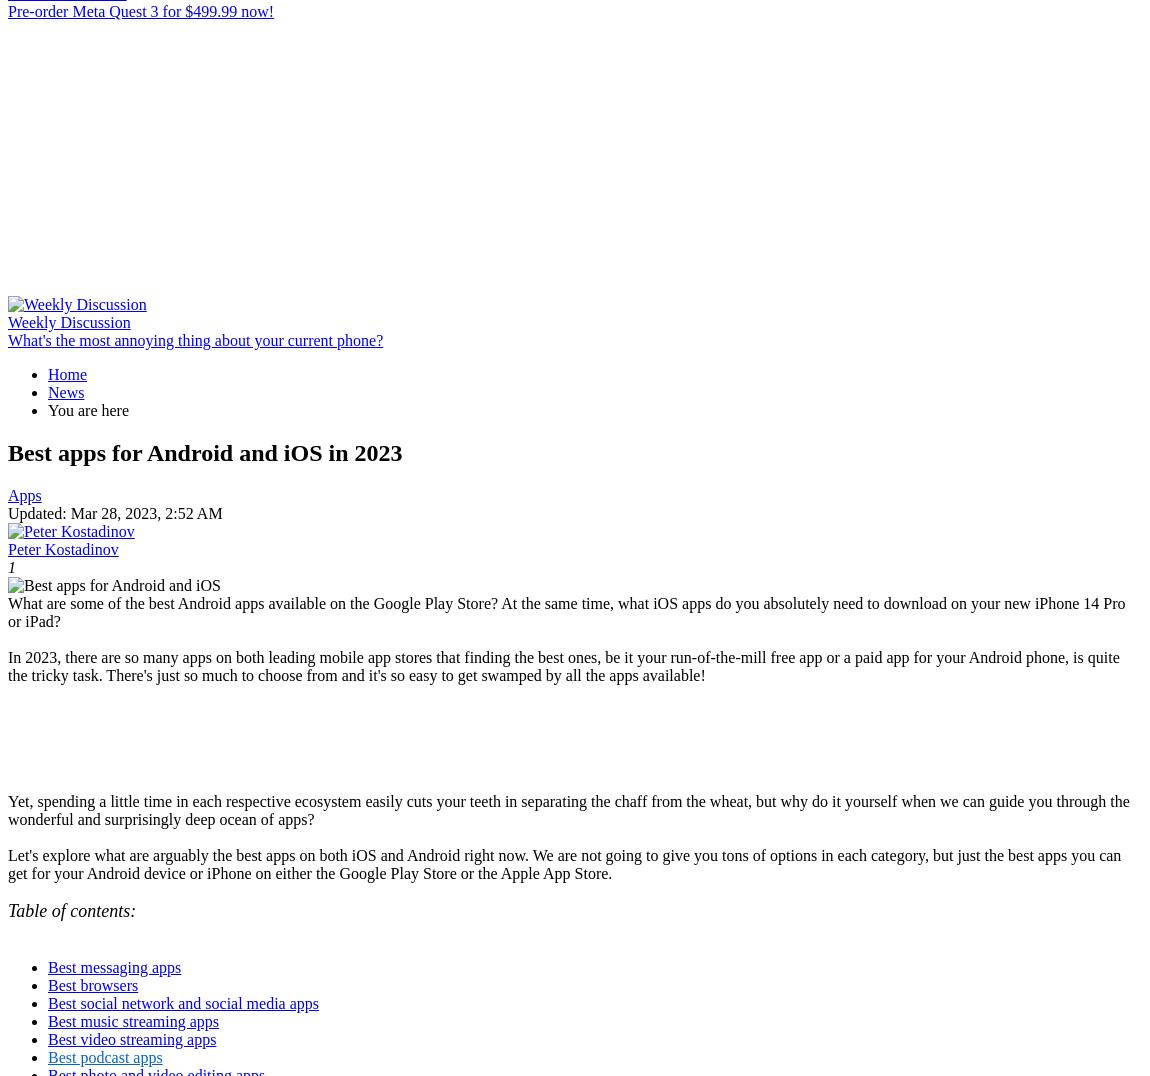  What do you see at coordinates (46, 1001) in the screenshot?
I see `'Best social network and social media apps'` at bounding box center [46, 1001].